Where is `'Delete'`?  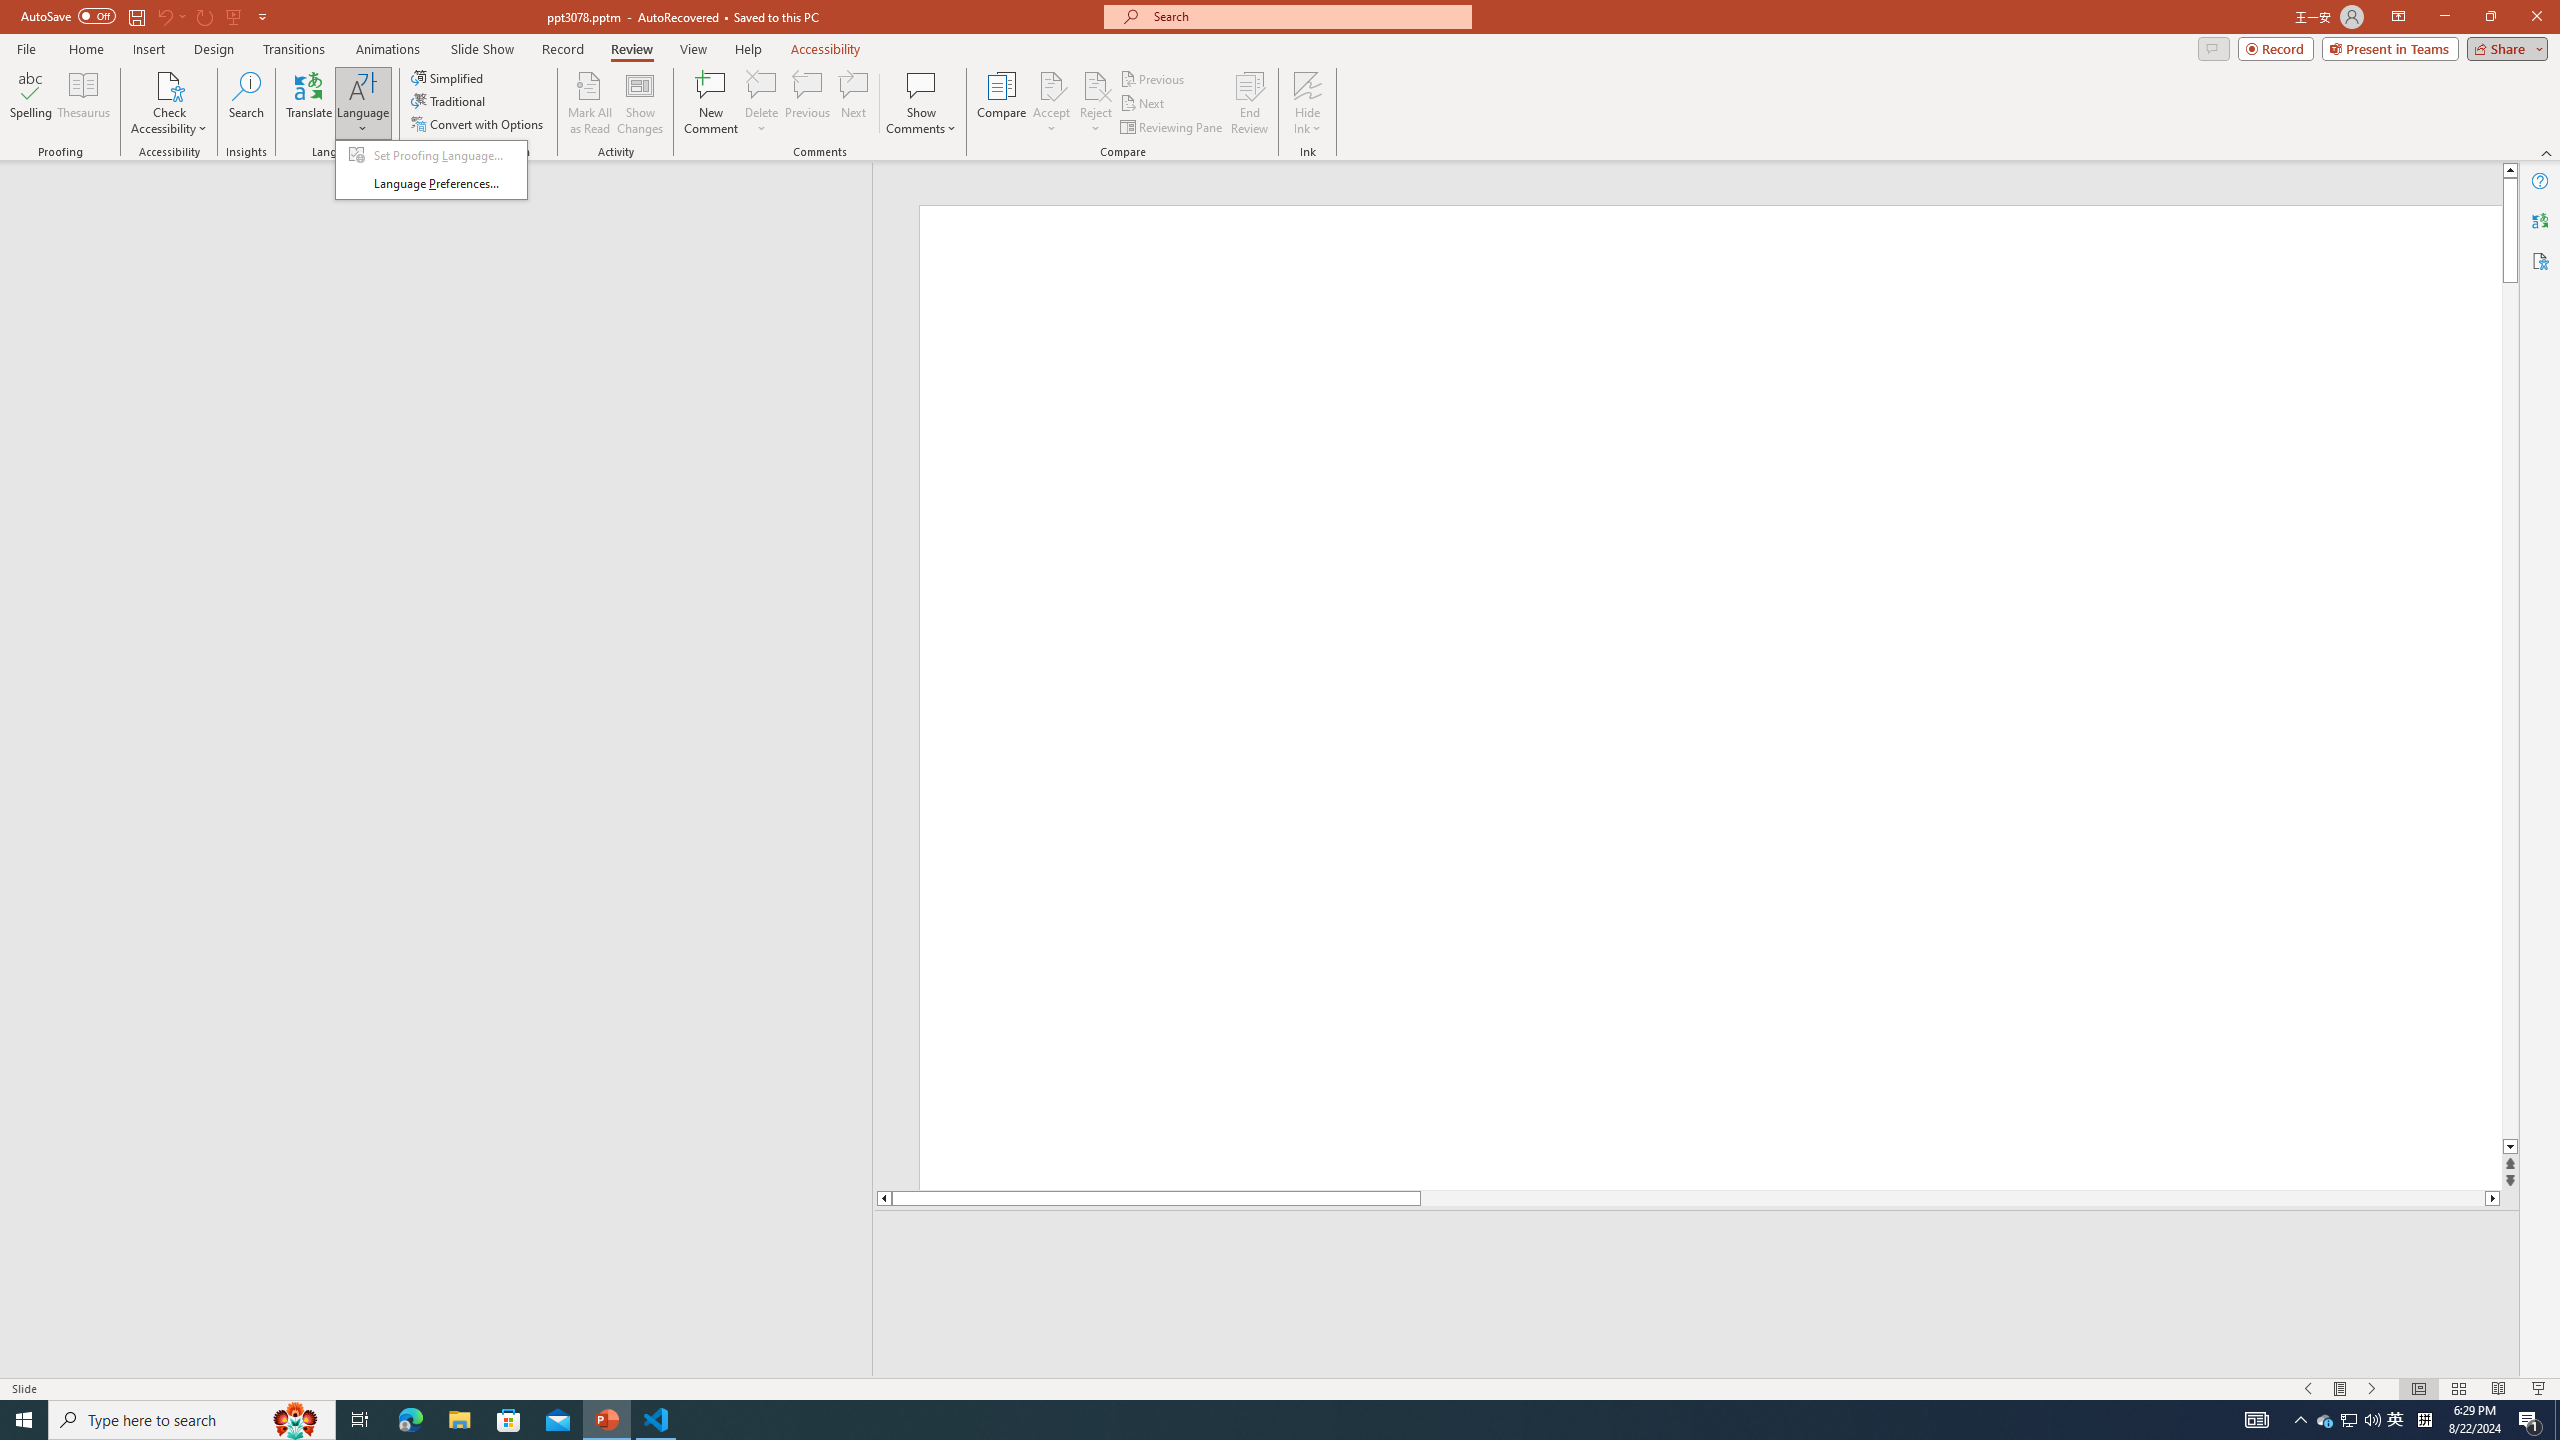 'Delete' is located at coordinates (761, 103).